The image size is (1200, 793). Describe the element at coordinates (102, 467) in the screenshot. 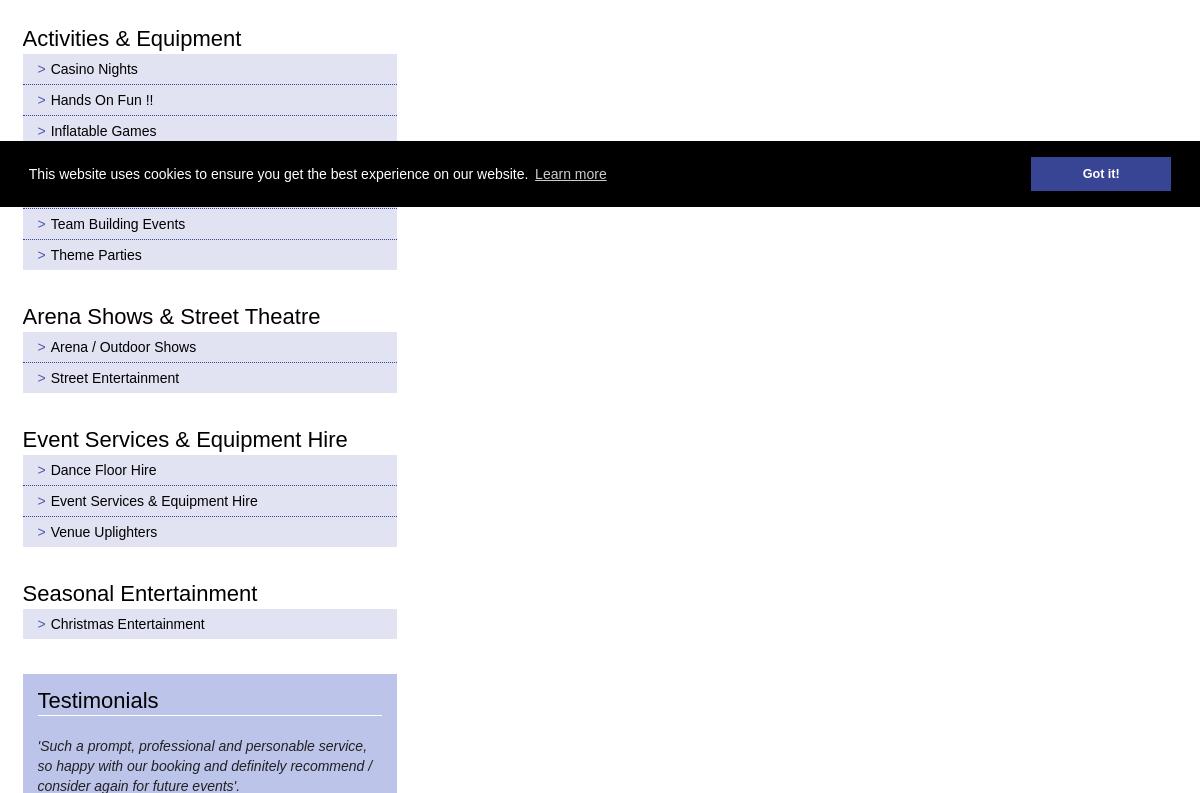

I see `'Dance Floor Hire'` at that location.